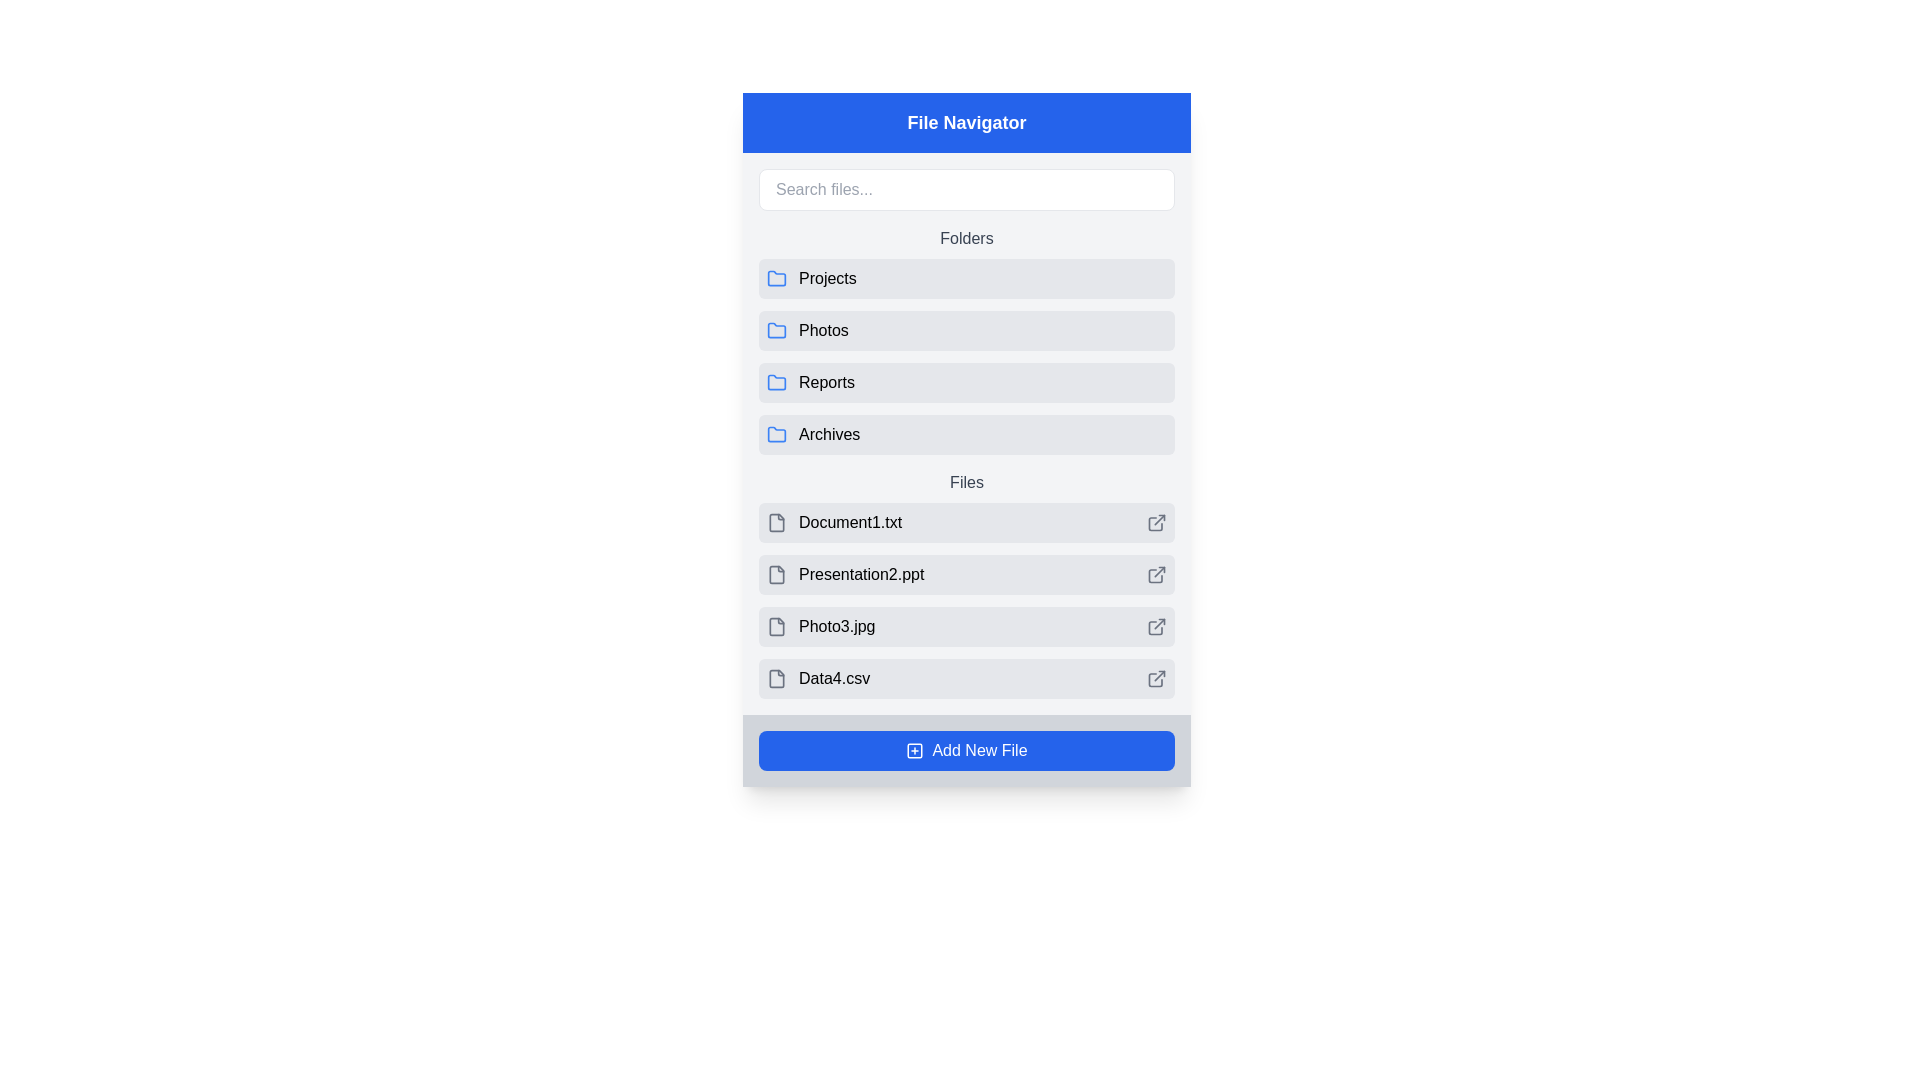  What do you see at coordinates (818, 677) in the screenshot?
I see `the file entry labeled 'Data4.csv' located` at bounding box center [818, 677].